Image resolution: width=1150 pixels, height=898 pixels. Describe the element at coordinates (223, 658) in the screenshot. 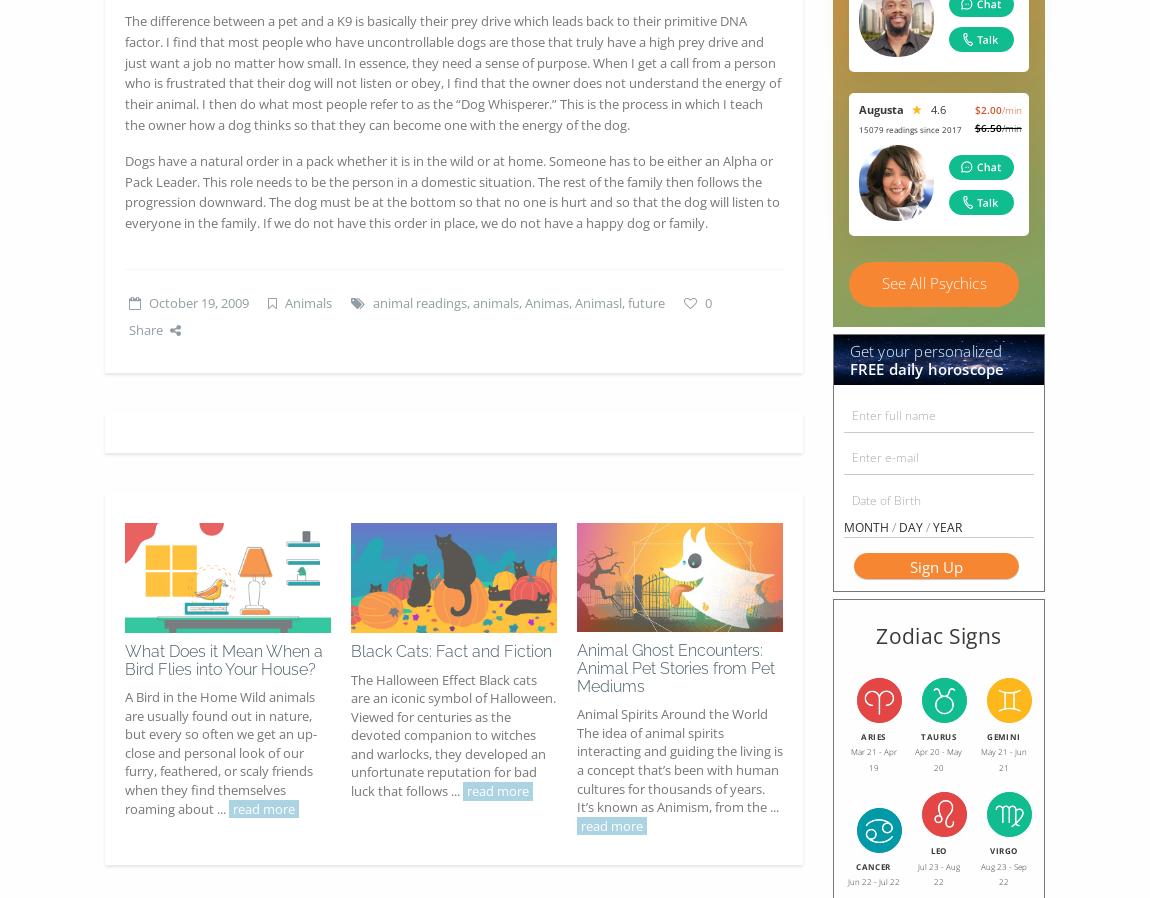

I see `'What Does it Mean When a Bird Flies into Your House?'` at that location.